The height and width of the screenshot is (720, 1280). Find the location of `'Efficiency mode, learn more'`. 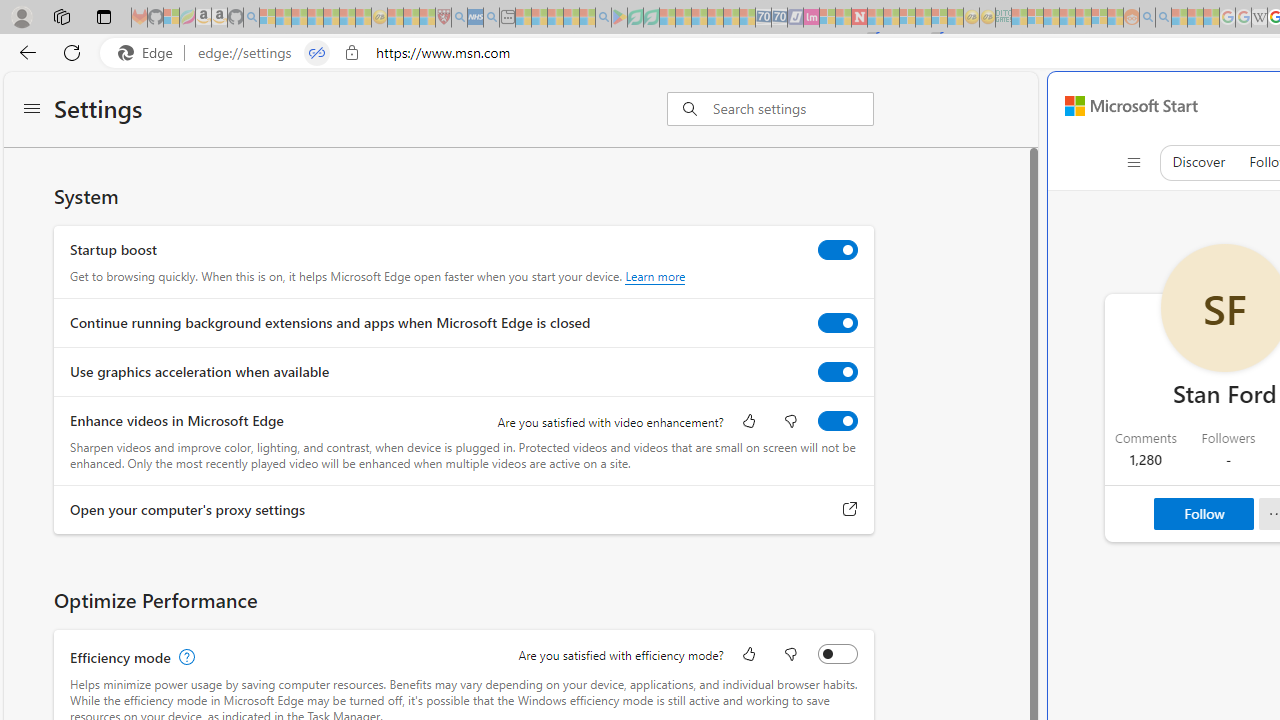

'Efficiency mode, learn more' is located at coordinates (184, 657).